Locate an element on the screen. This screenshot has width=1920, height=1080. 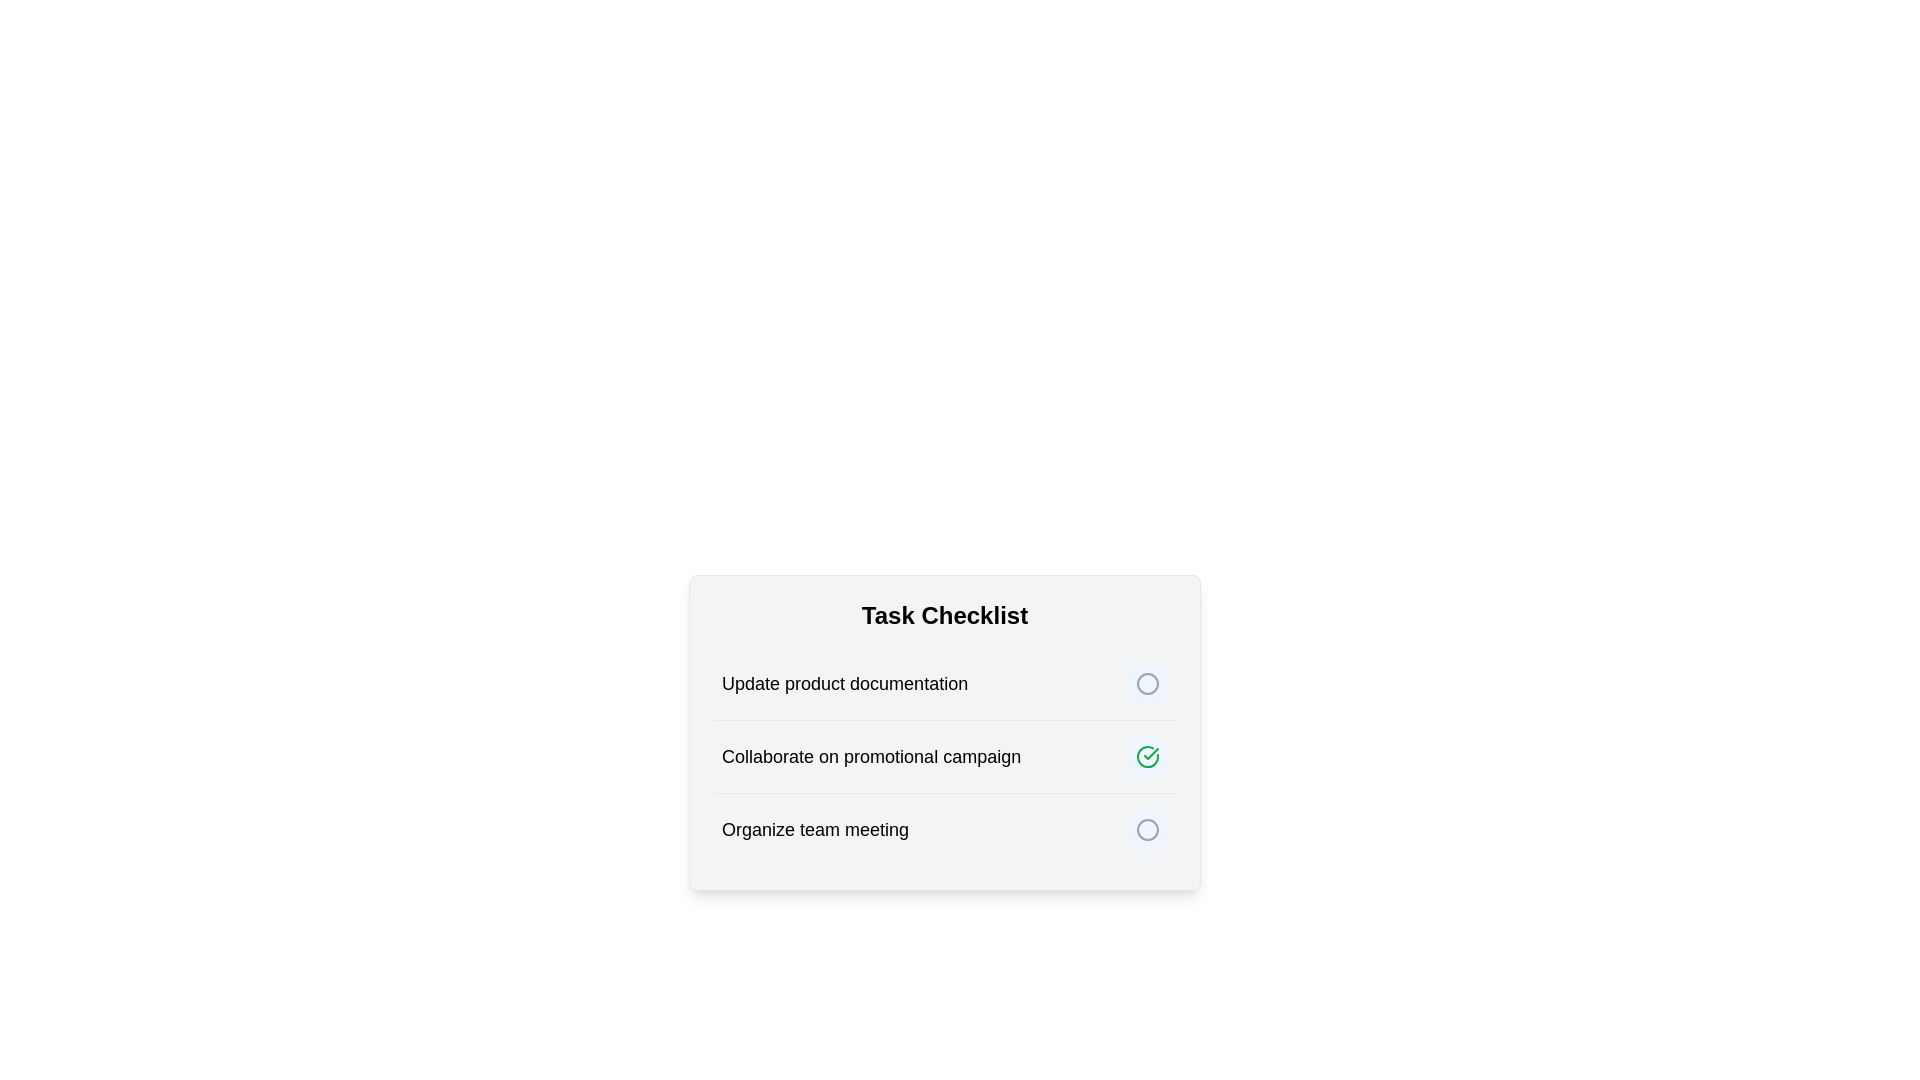
the interactive circular button with a light blue background and gray border, located to the right of 'Organize team meeting' in the bottom row of the checklist is located at coordinates (1147, 829).